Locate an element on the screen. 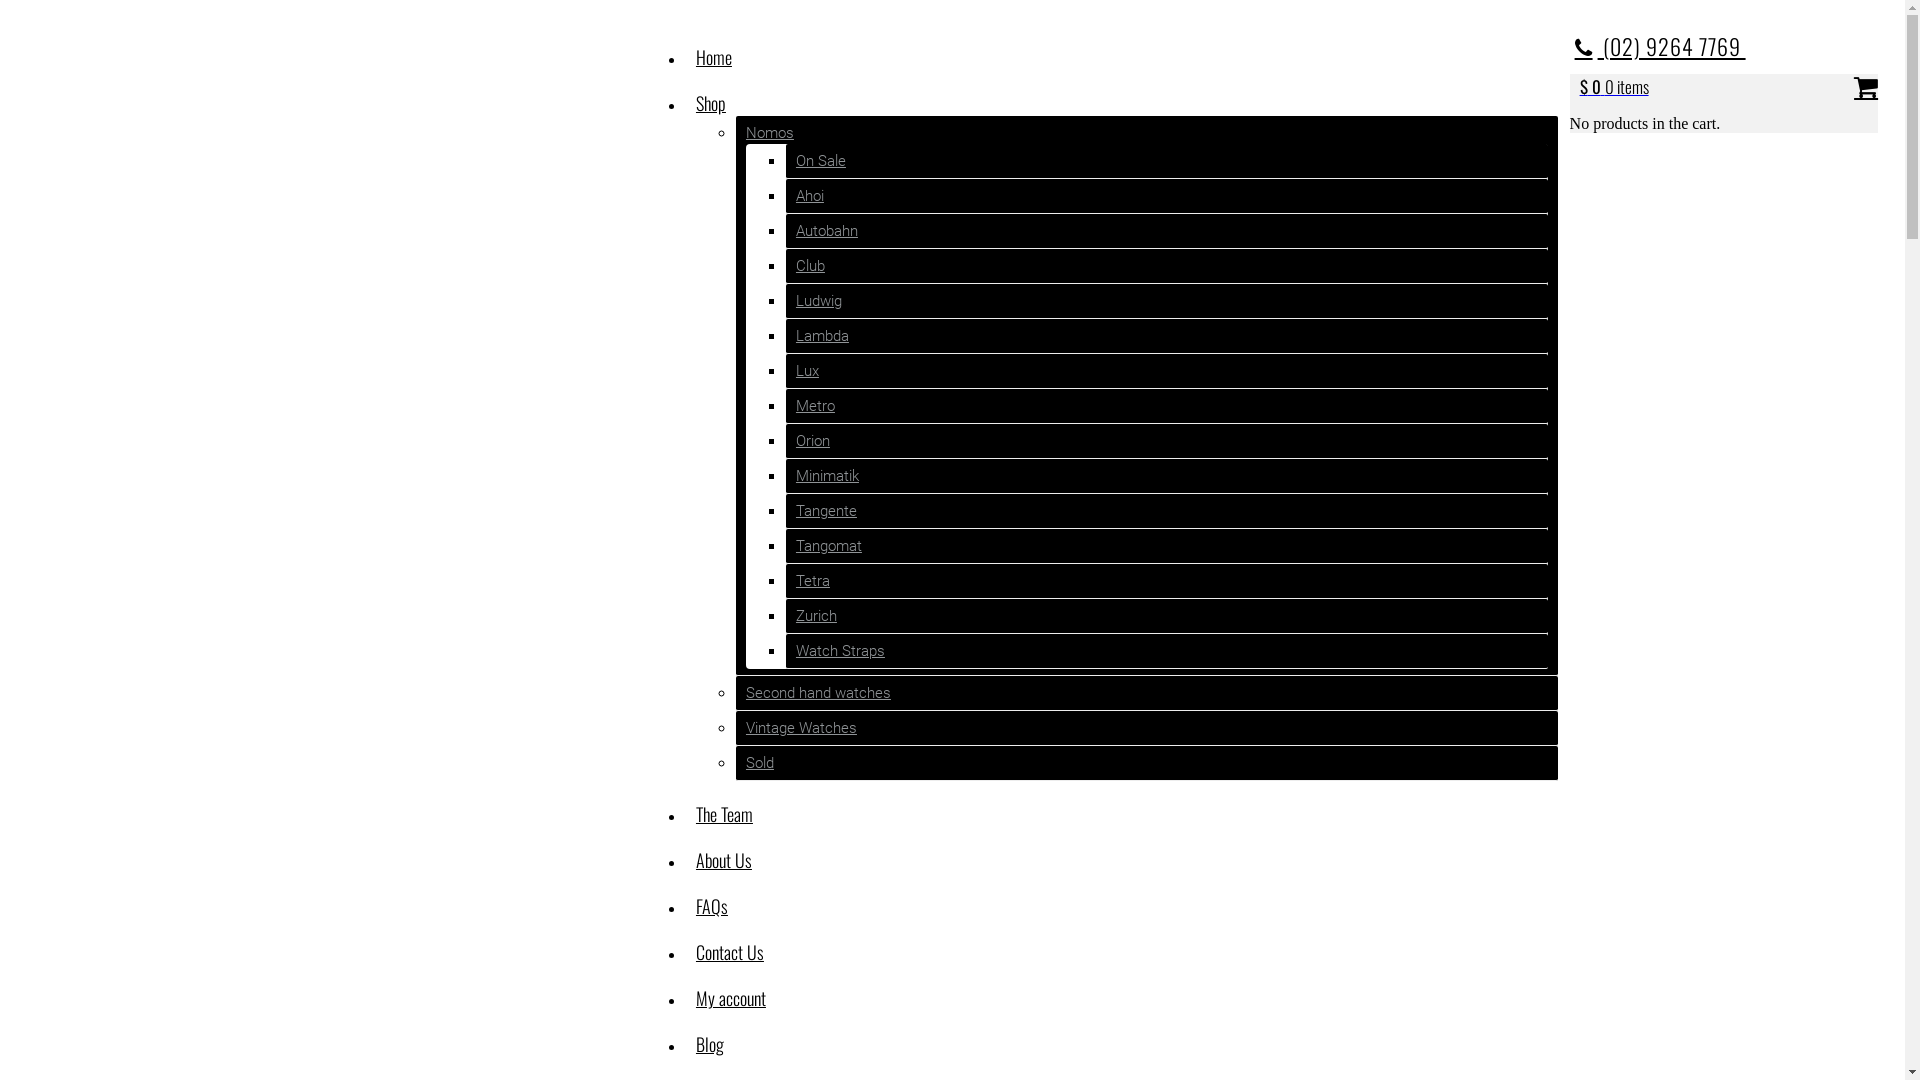  'Vintage Watches' is located at coordinates (744, 728).